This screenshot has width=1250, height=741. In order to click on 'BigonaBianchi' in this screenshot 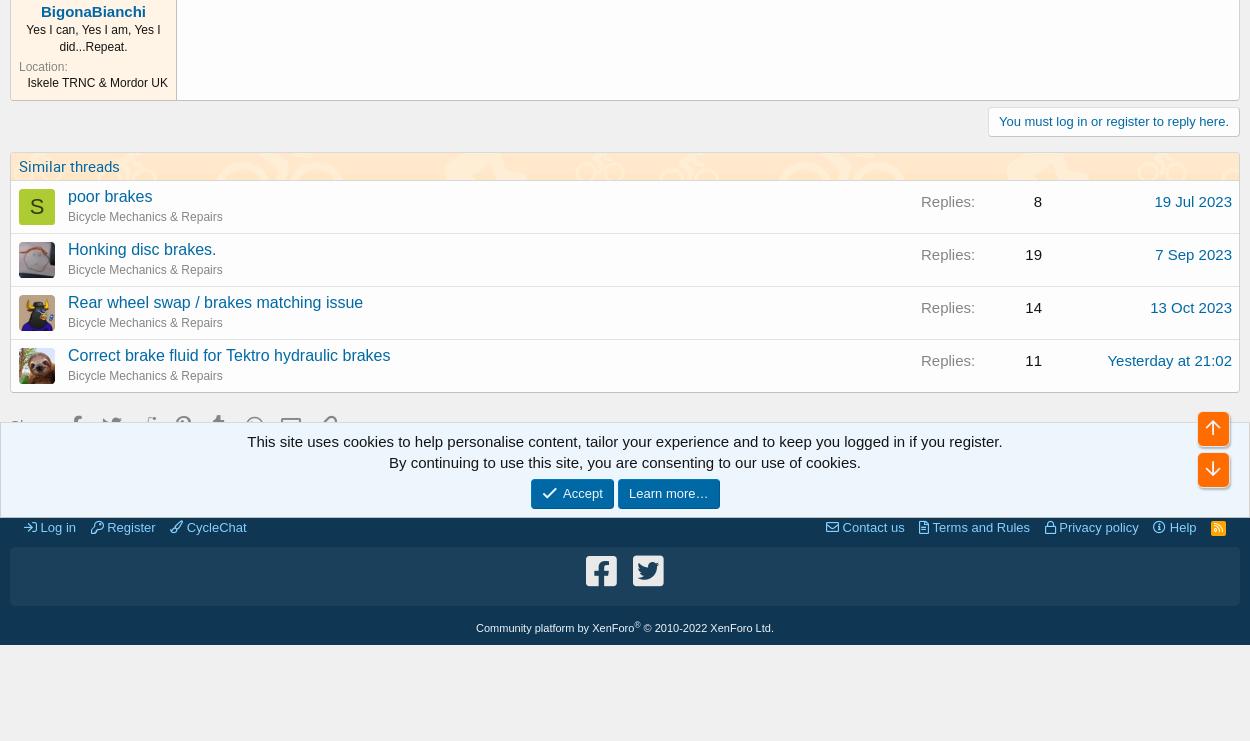, I will do `click(40, 10)`.